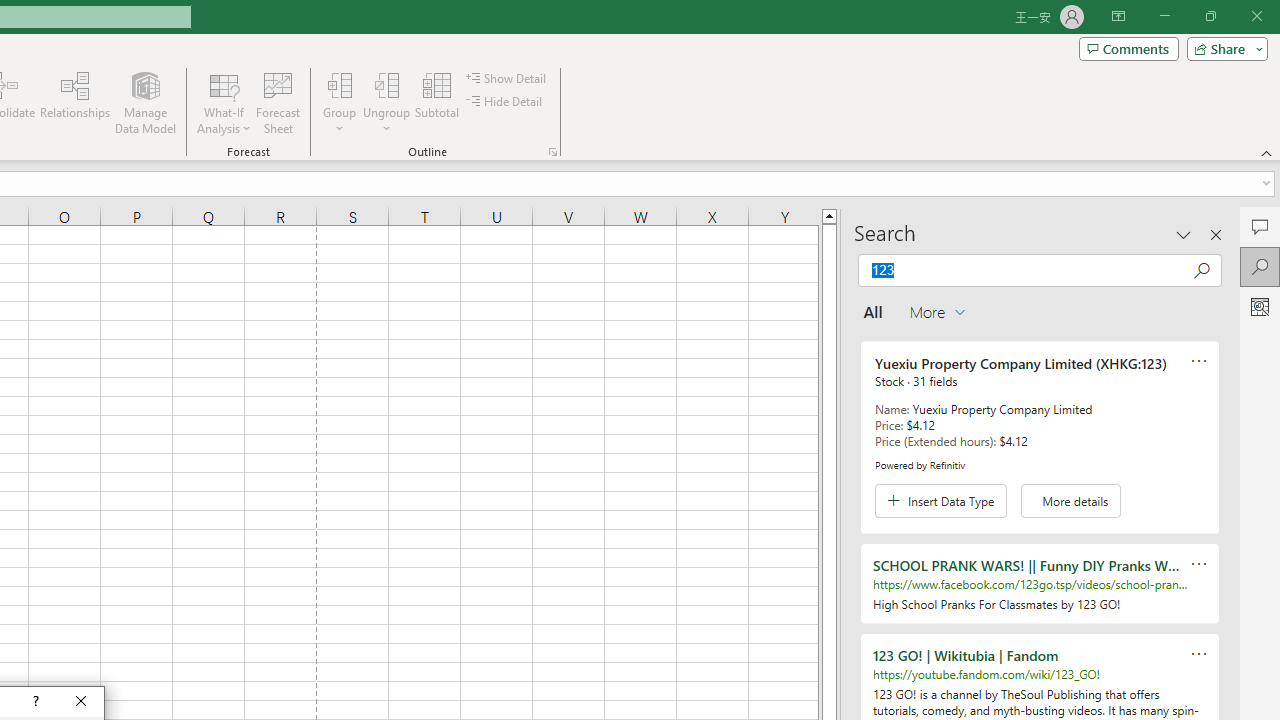 The image size is (1280, 720). What do you see at coordinates (75, 103) in the screenshot?
I see `'Relationships'` at bounding box center [75, 103].